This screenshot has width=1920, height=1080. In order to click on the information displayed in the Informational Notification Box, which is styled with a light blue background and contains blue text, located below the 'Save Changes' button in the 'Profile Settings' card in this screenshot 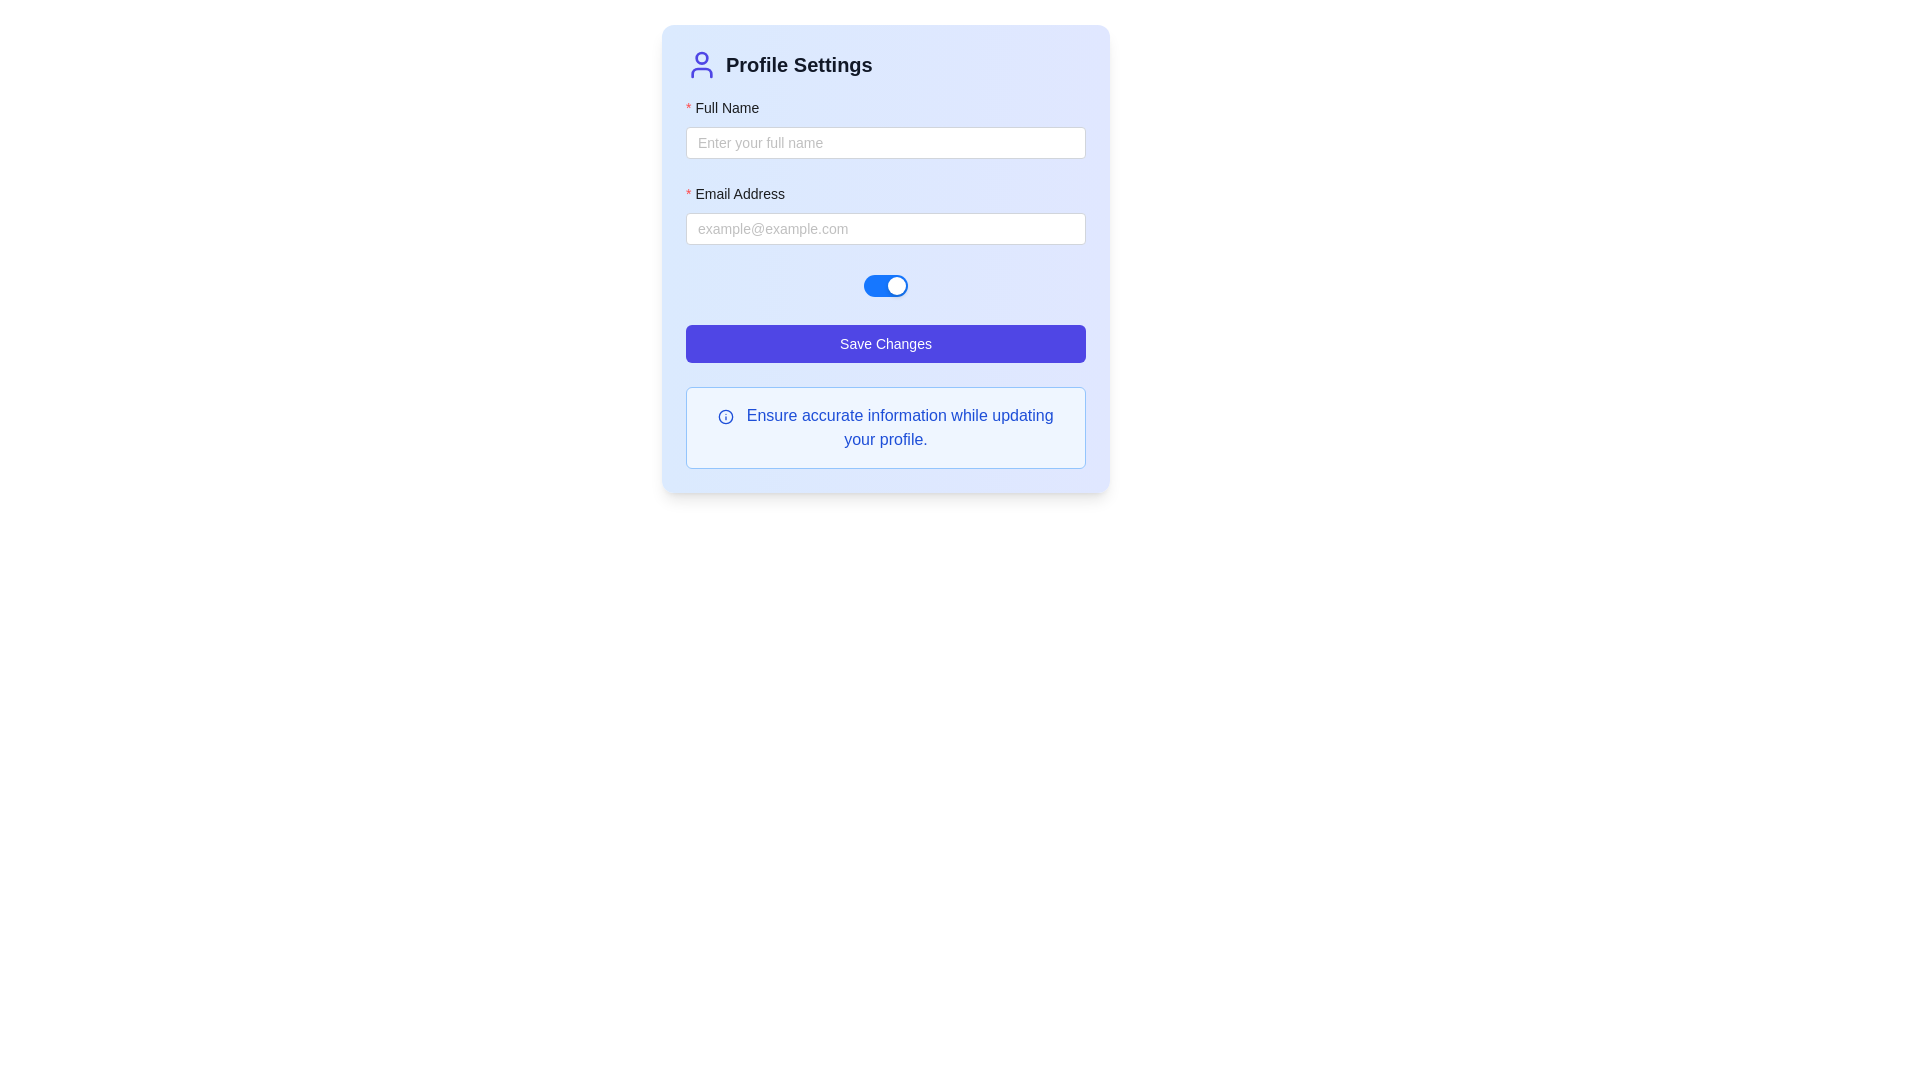, I will do `click(885, 427)`.